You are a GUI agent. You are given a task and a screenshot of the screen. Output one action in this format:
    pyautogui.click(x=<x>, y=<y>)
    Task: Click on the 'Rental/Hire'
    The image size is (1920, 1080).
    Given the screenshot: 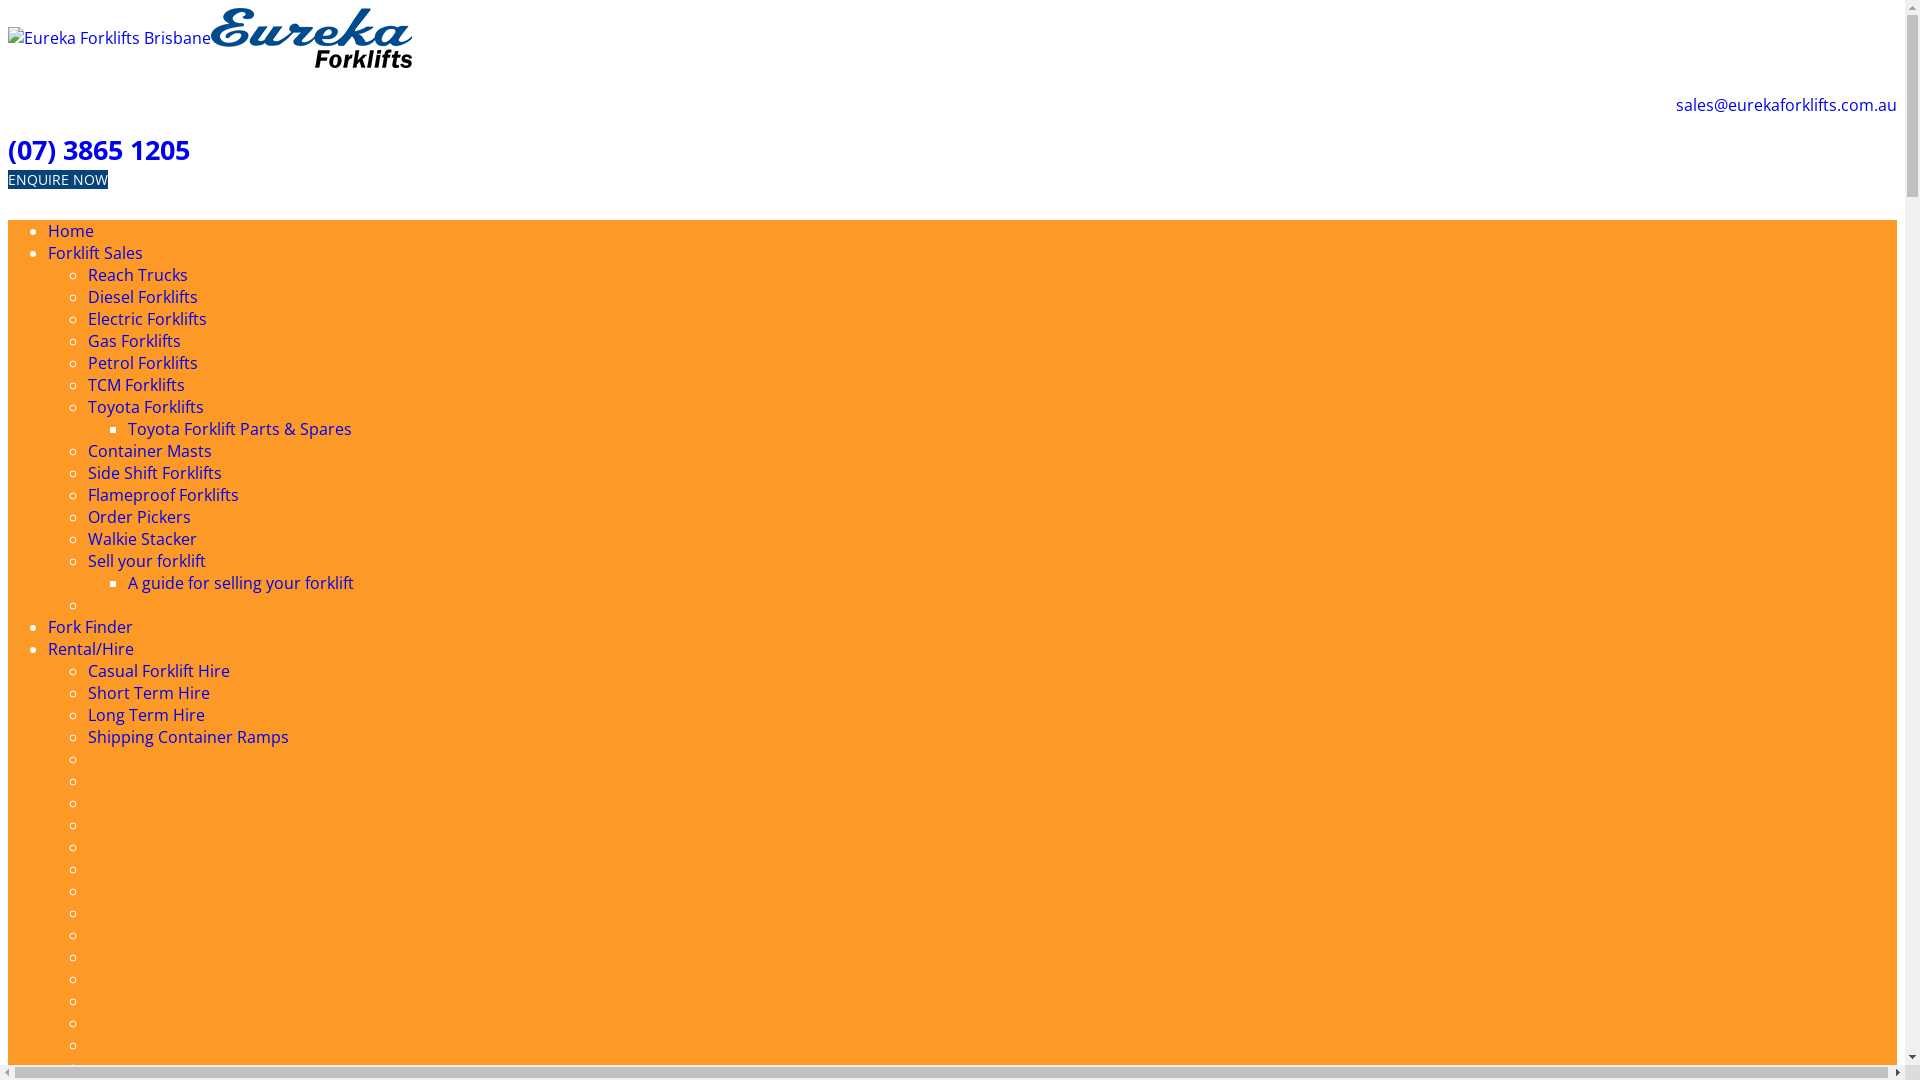 What is the action you would take?
    pyautogui.click(x=90, y=648)
    